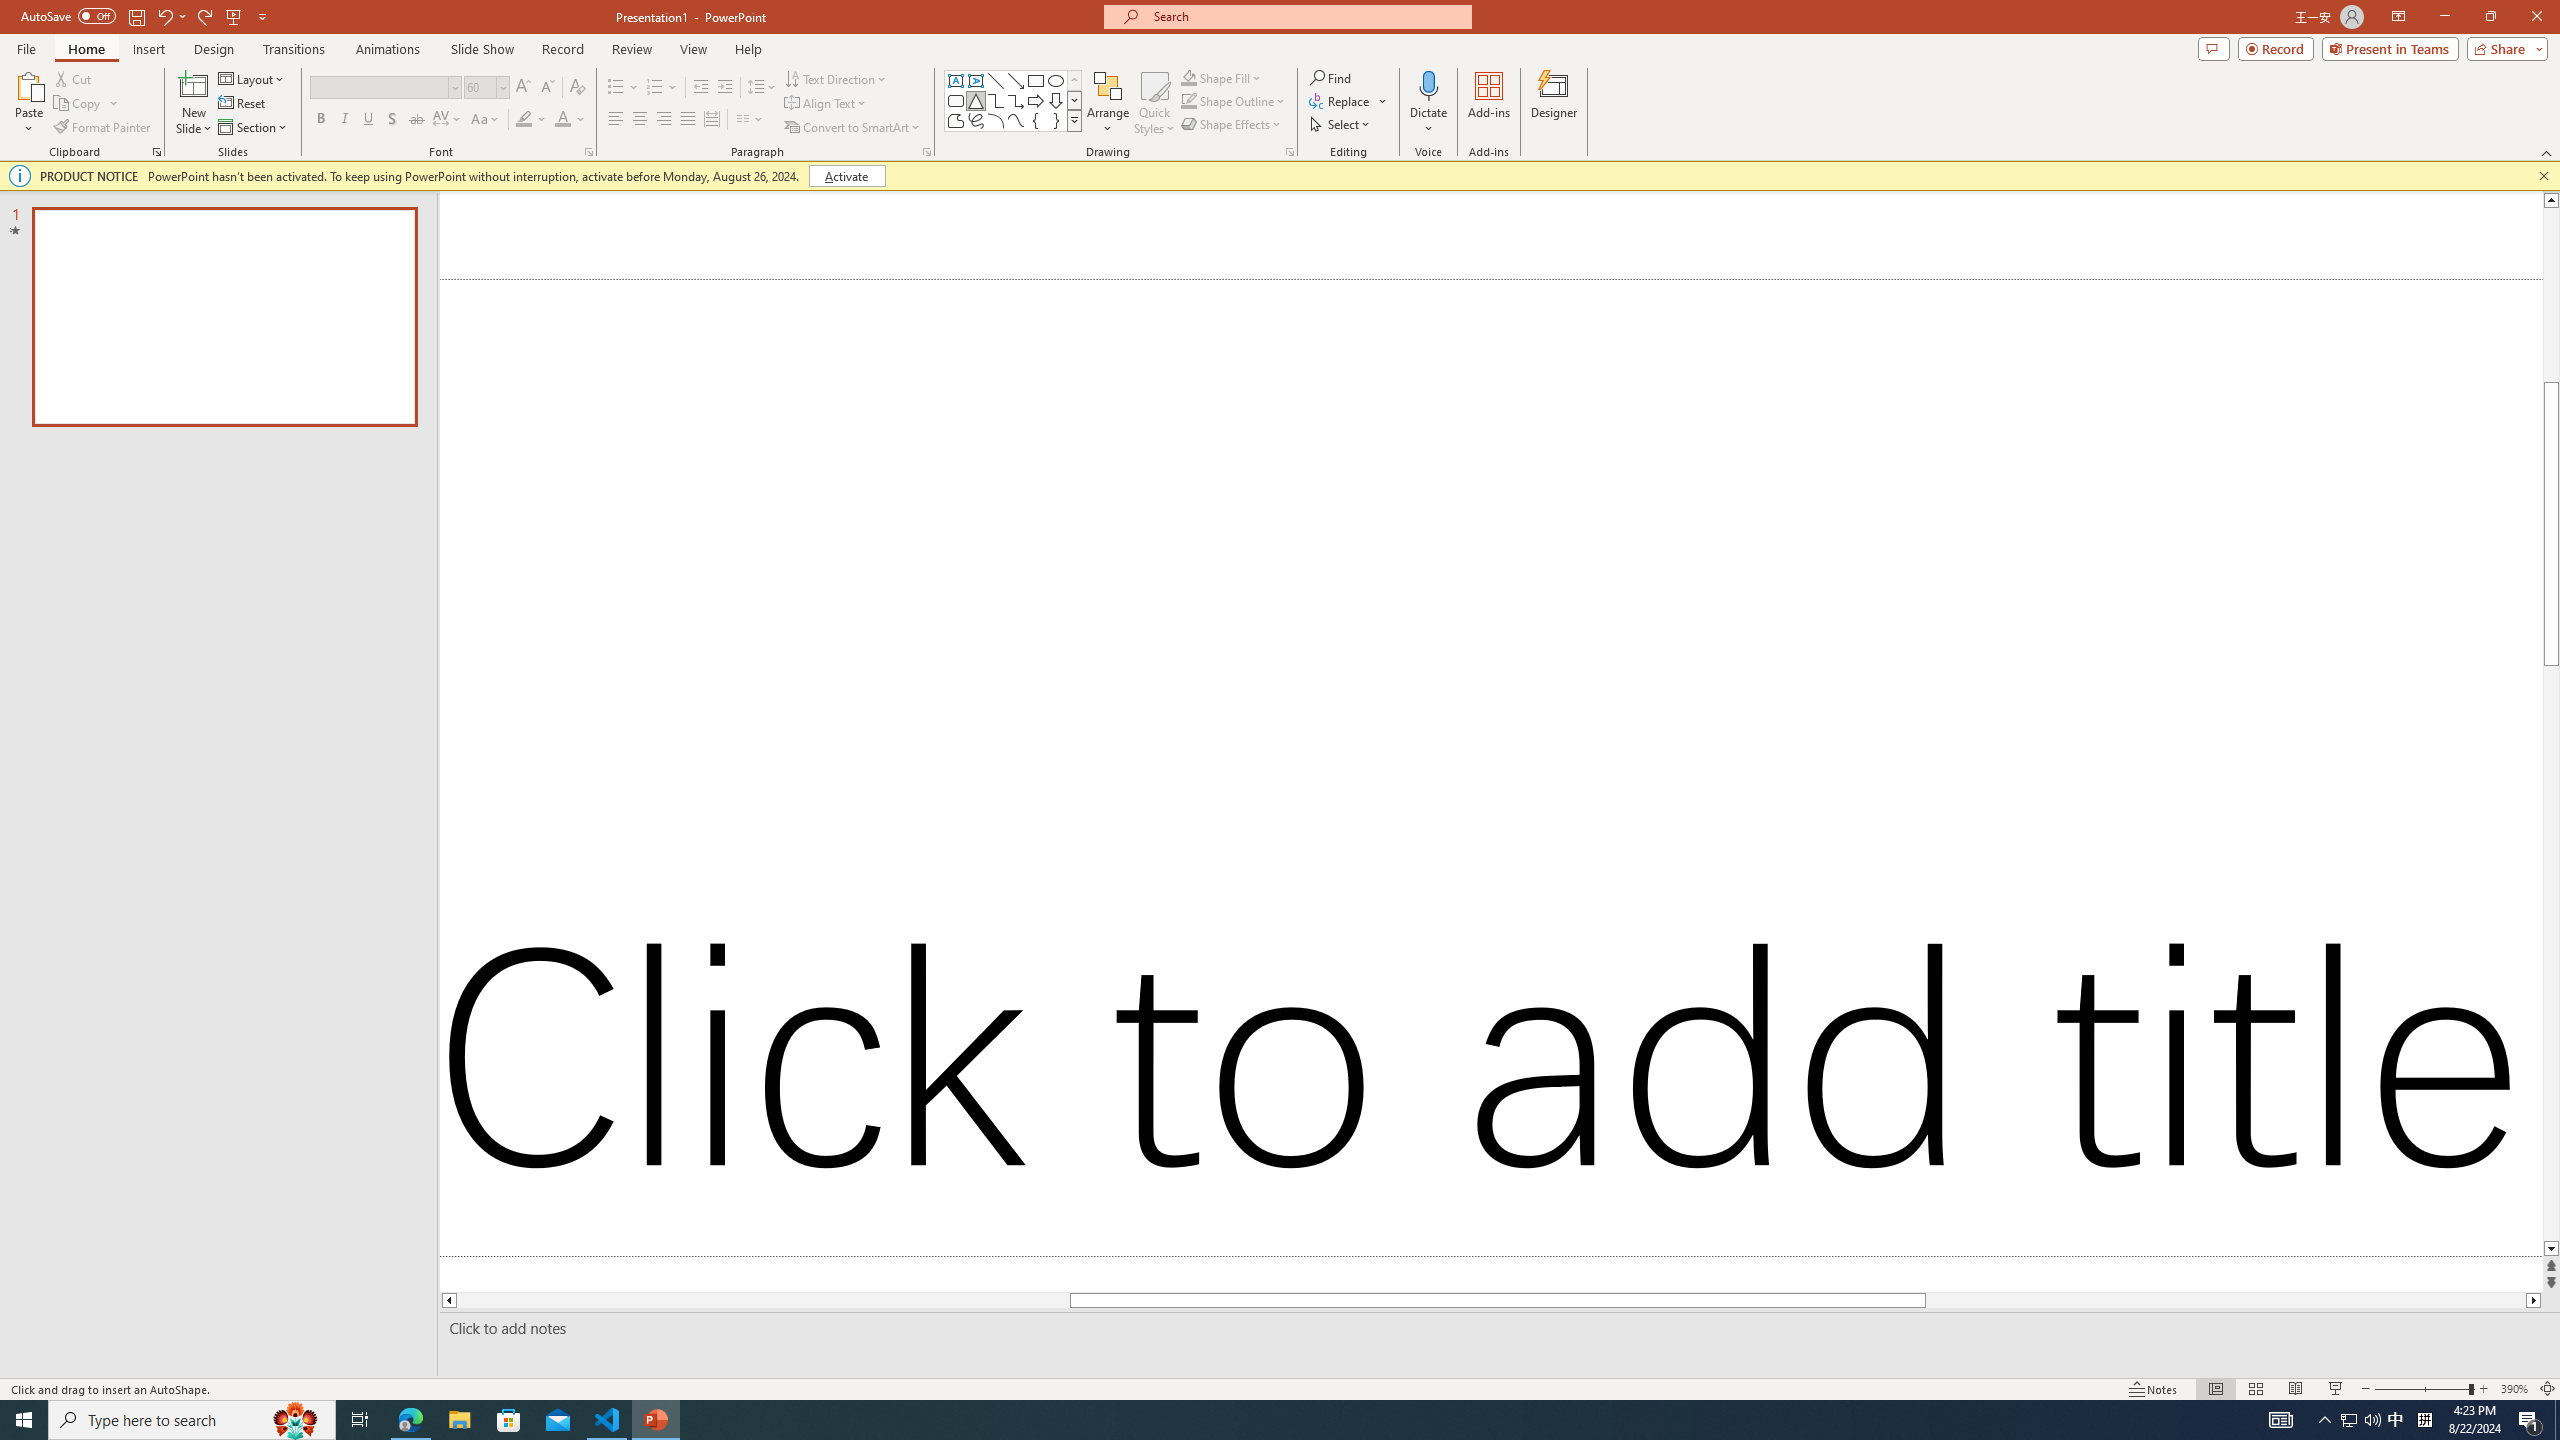  What do you see at coordinates (826, 103) in the screenshot?
I see `'Align Text'` at bounding box center [826, 103].